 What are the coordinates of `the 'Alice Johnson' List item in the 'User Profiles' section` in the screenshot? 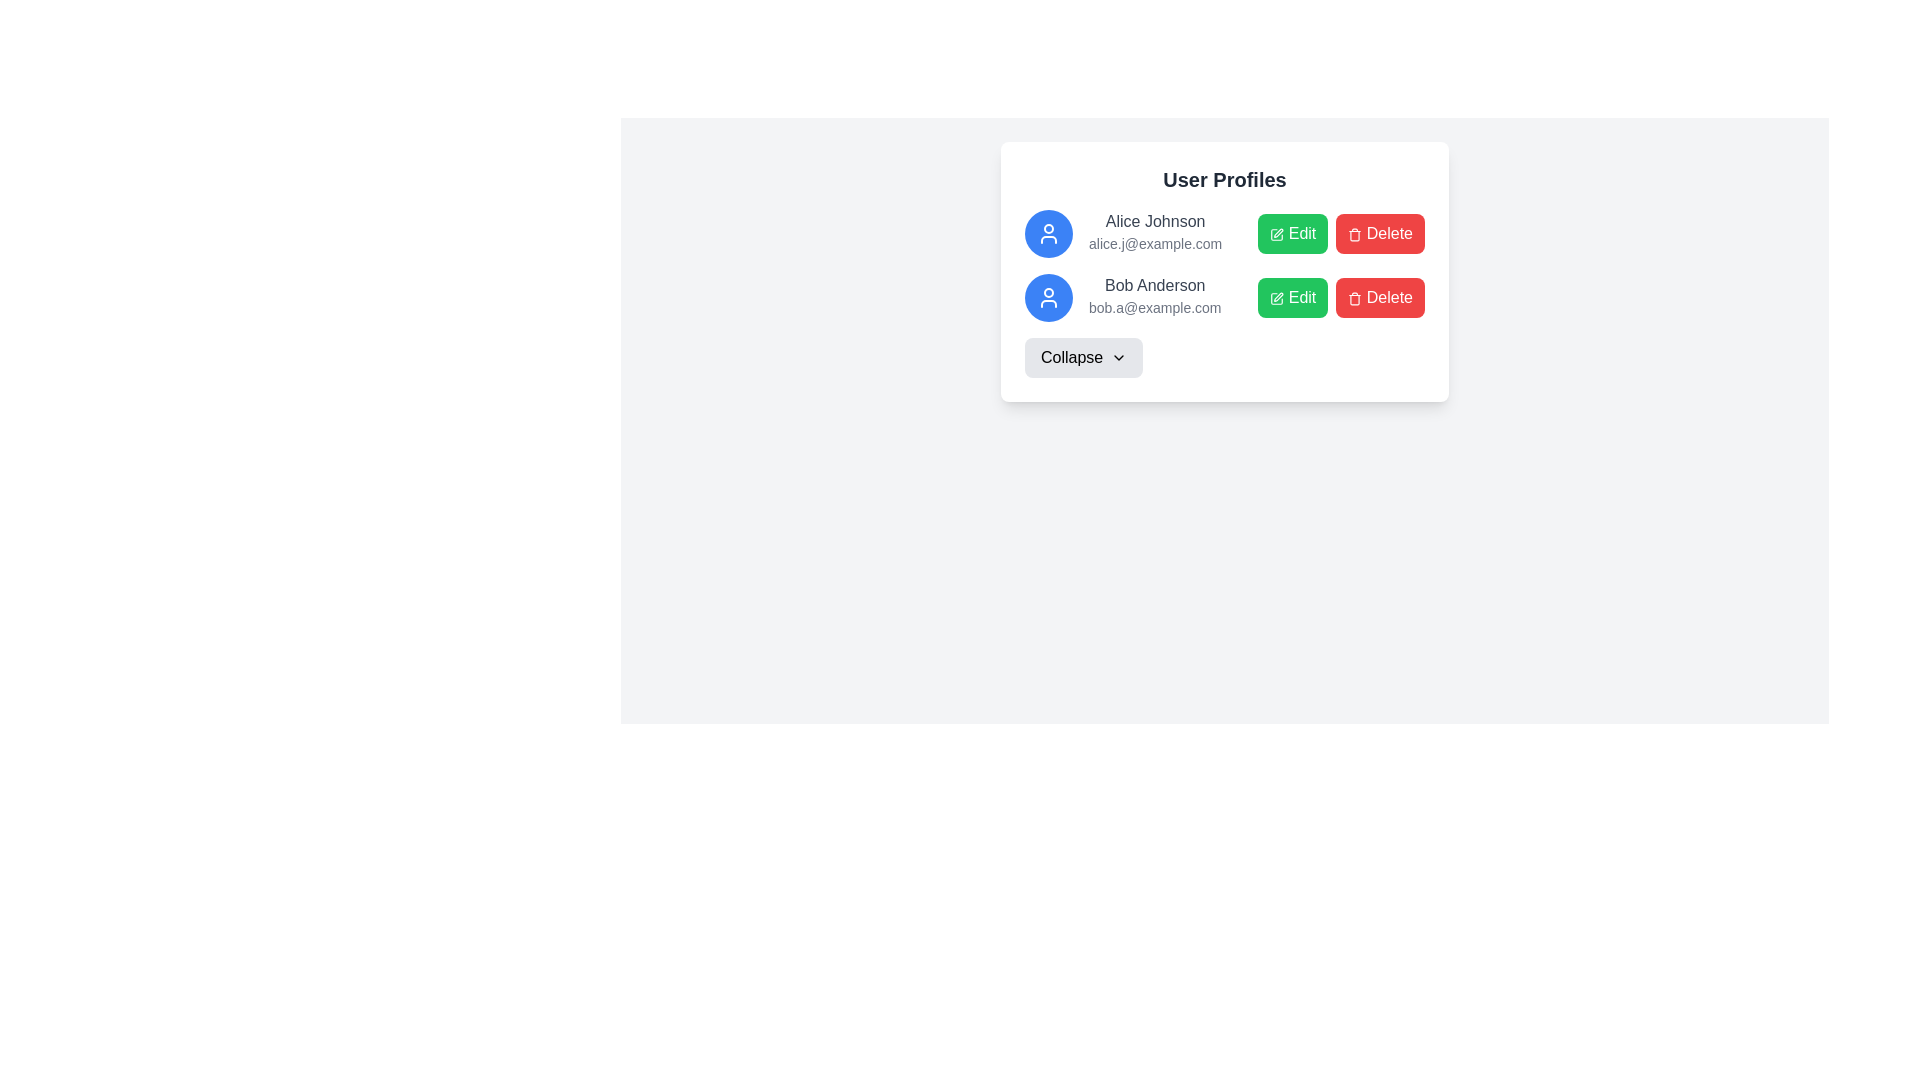 It's located at (1223, 233).